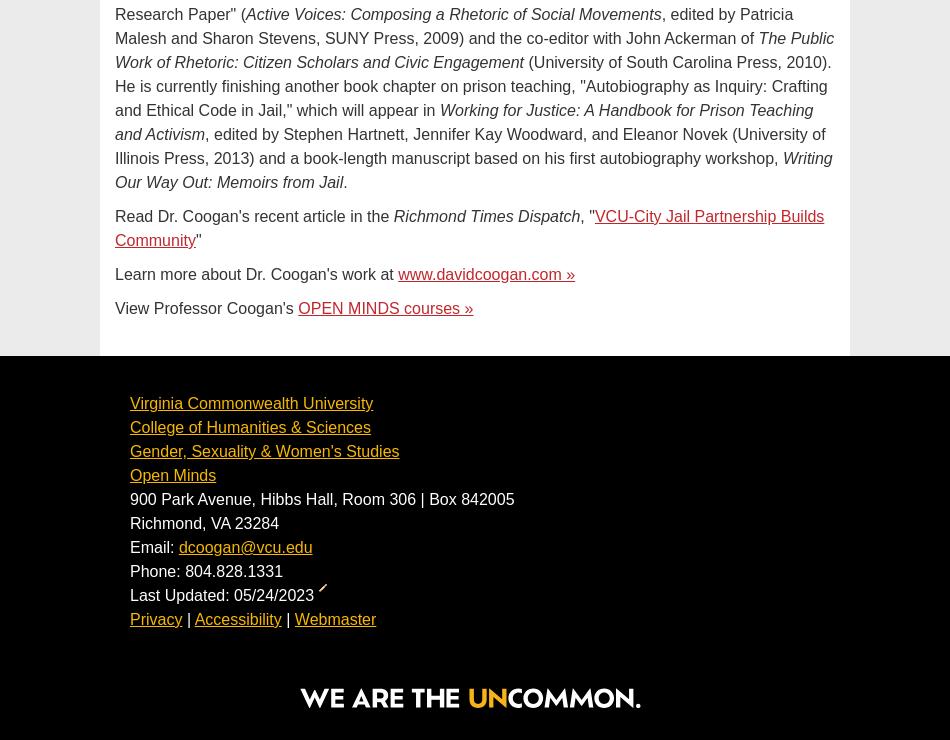 The image size is (950, 740). I want to click on '900 Park Avenue, Hibbs Hall, Room 306 | Box 842005', so click(320, 498).